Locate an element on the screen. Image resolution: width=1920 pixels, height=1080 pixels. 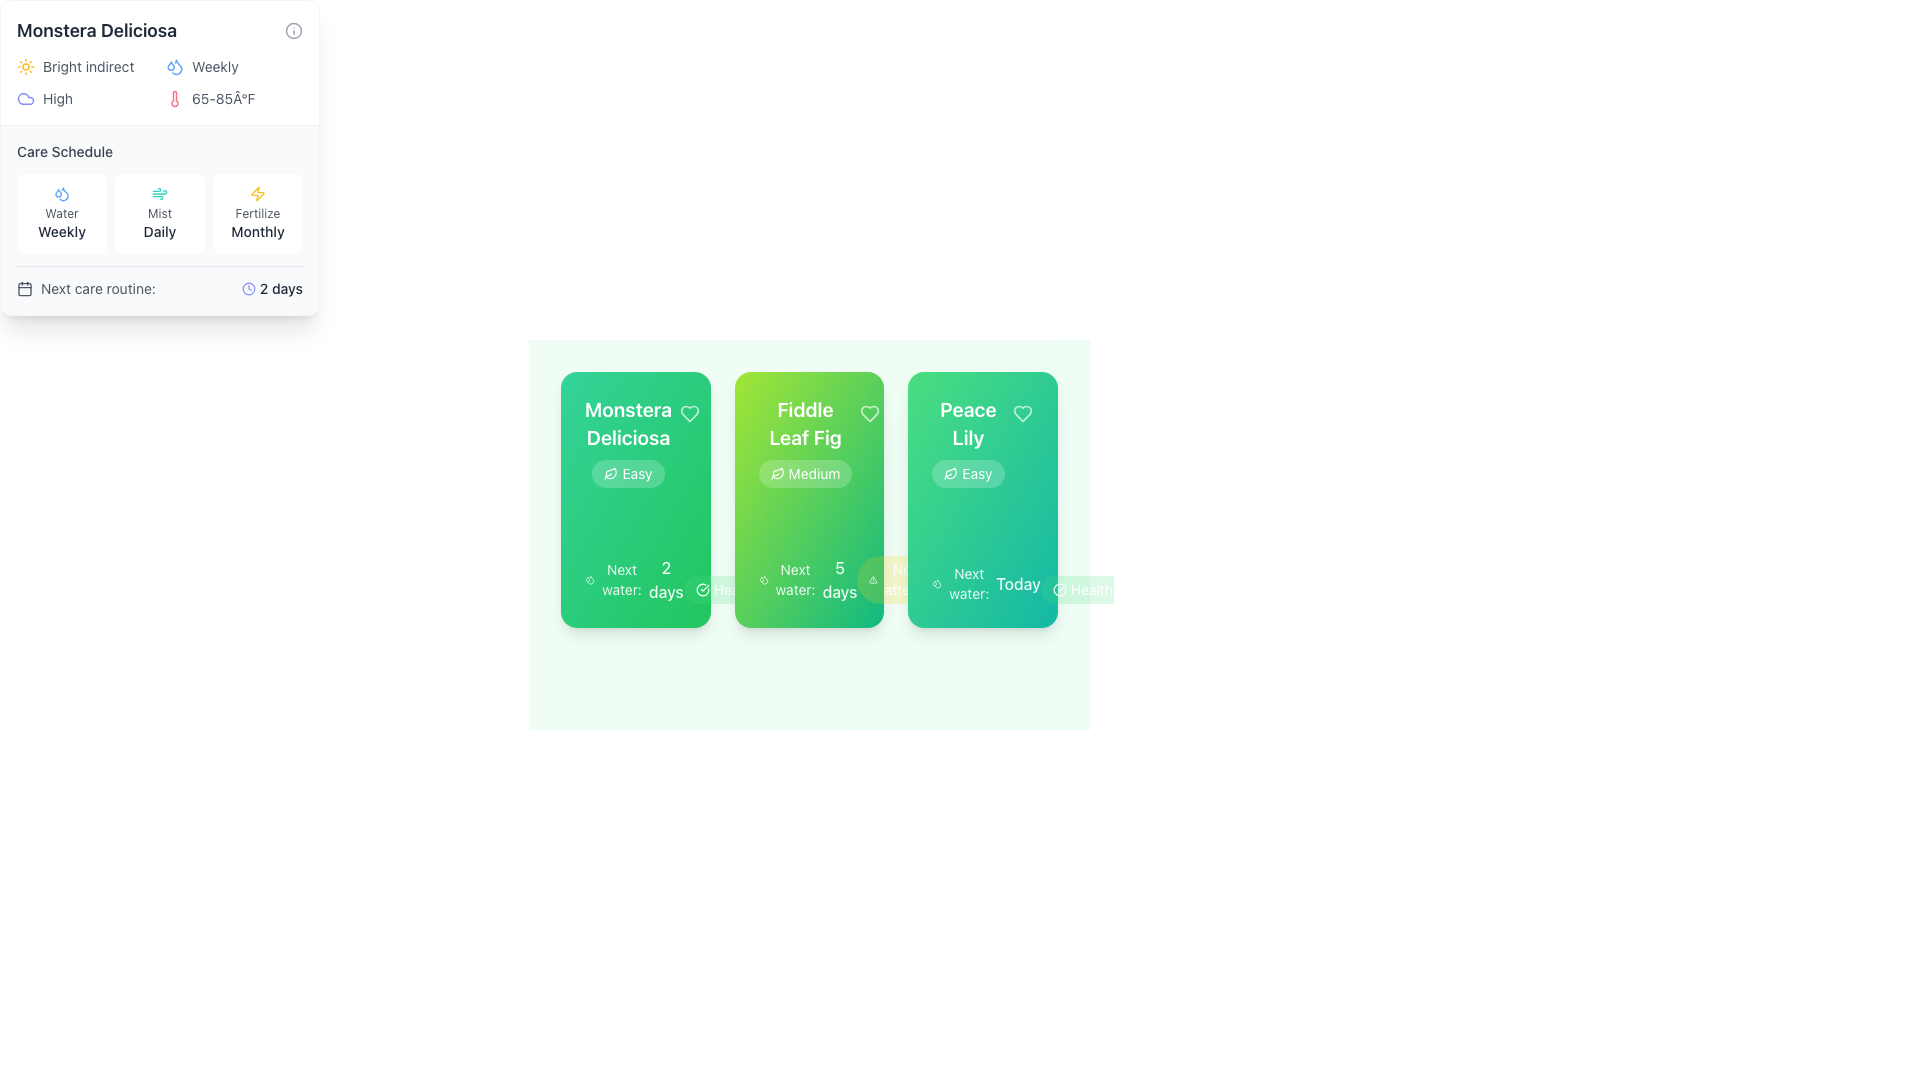
the Text Label with Icon that indicates the next scheduled watering for the 'Fiddle Leaf Fig' plant, located at the bottom of the card is located at coordinates (808, 579).